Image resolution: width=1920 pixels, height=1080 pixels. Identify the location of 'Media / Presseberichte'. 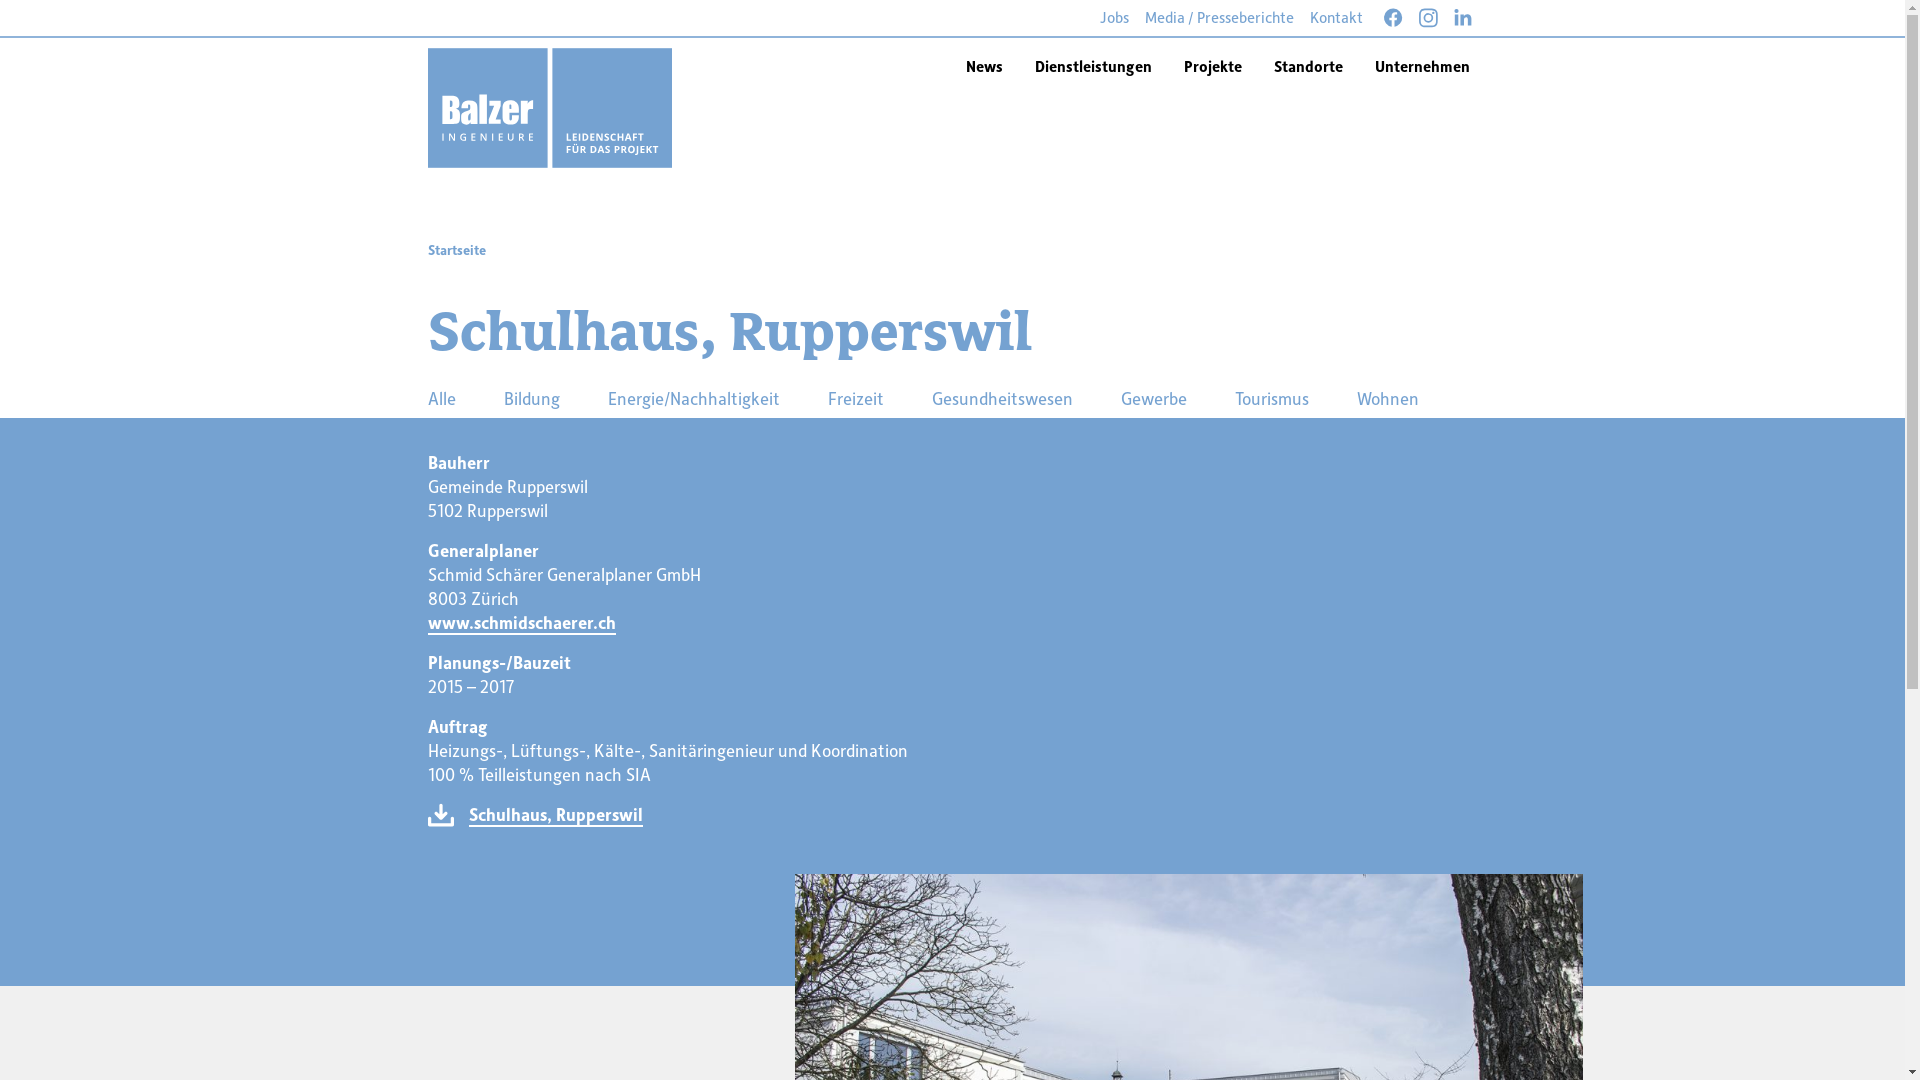
(1218, 18).